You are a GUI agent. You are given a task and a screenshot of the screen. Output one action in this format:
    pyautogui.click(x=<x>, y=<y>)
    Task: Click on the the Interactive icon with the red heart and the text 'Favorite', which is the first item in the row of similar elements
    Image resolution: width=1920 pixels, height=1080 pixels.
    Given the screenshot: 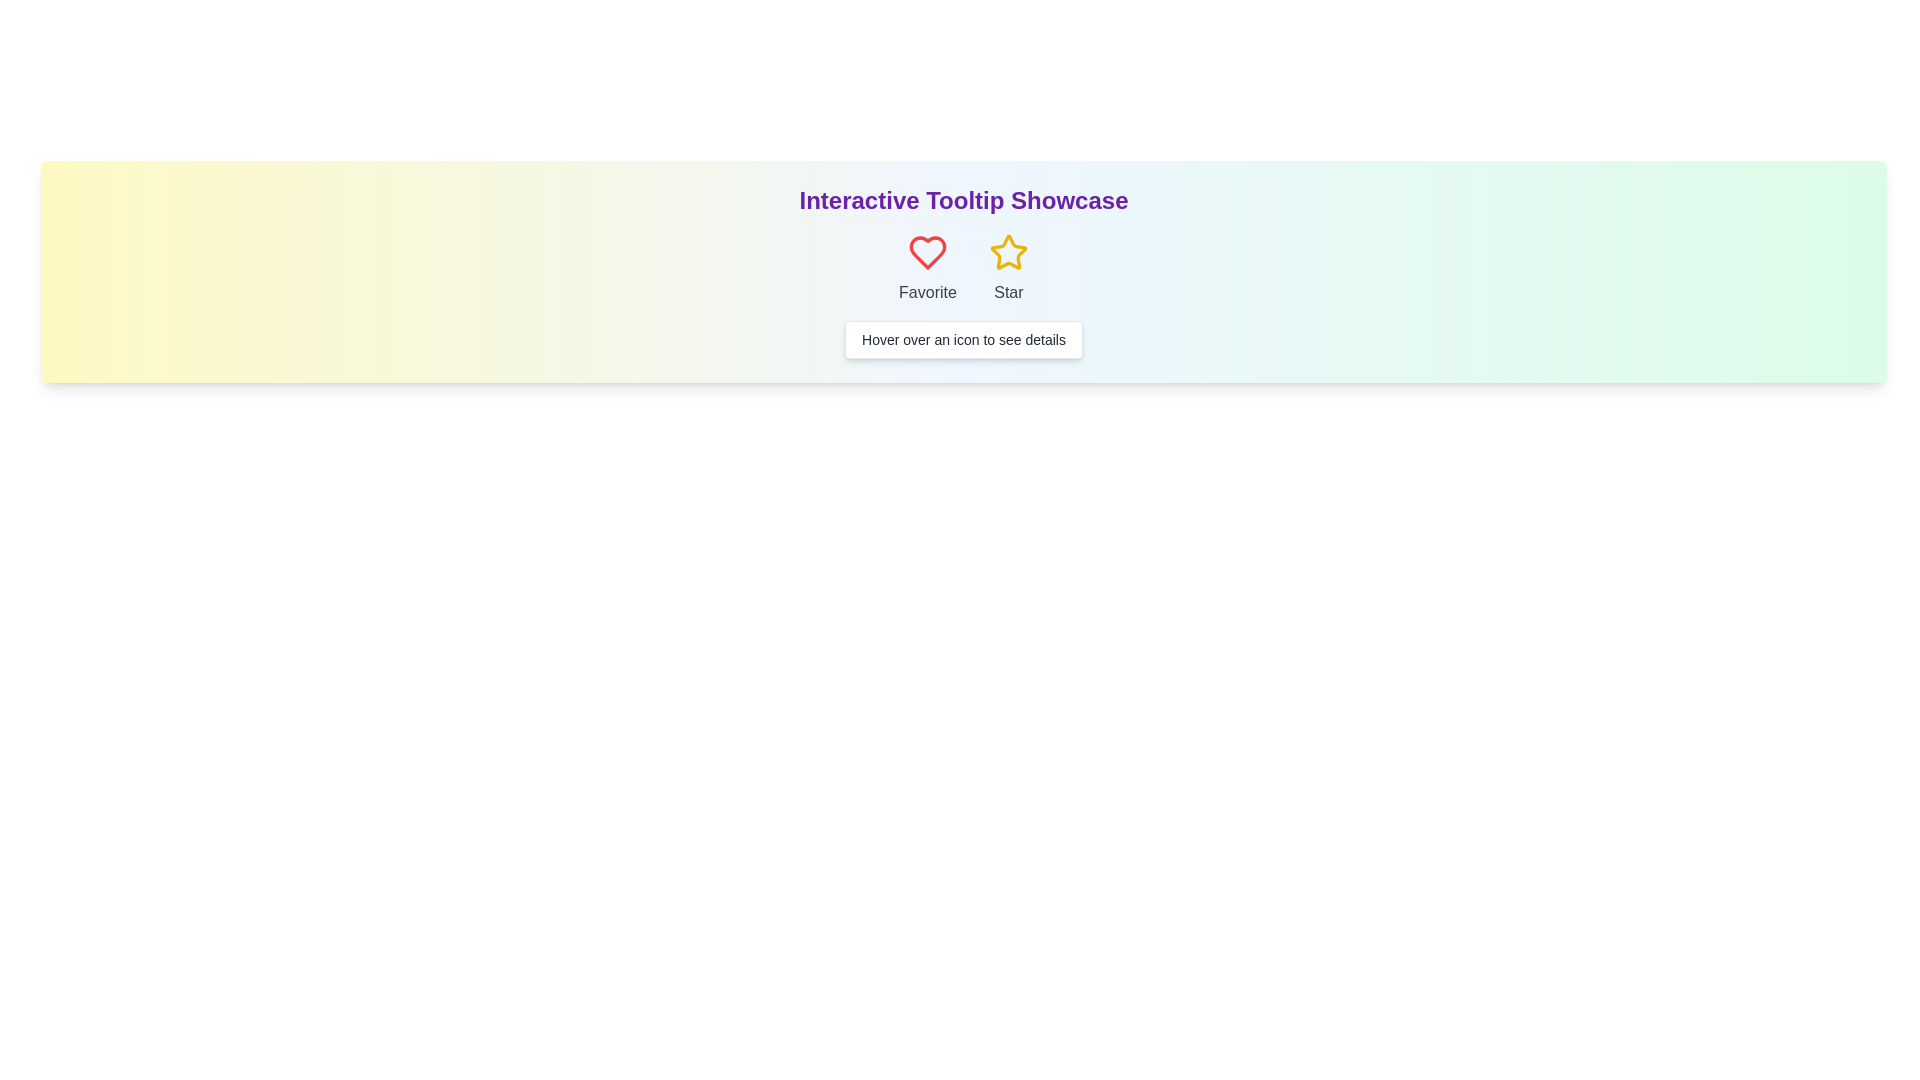 What is the action you would take?
    pyautogui.click(x=926, y=268)
    